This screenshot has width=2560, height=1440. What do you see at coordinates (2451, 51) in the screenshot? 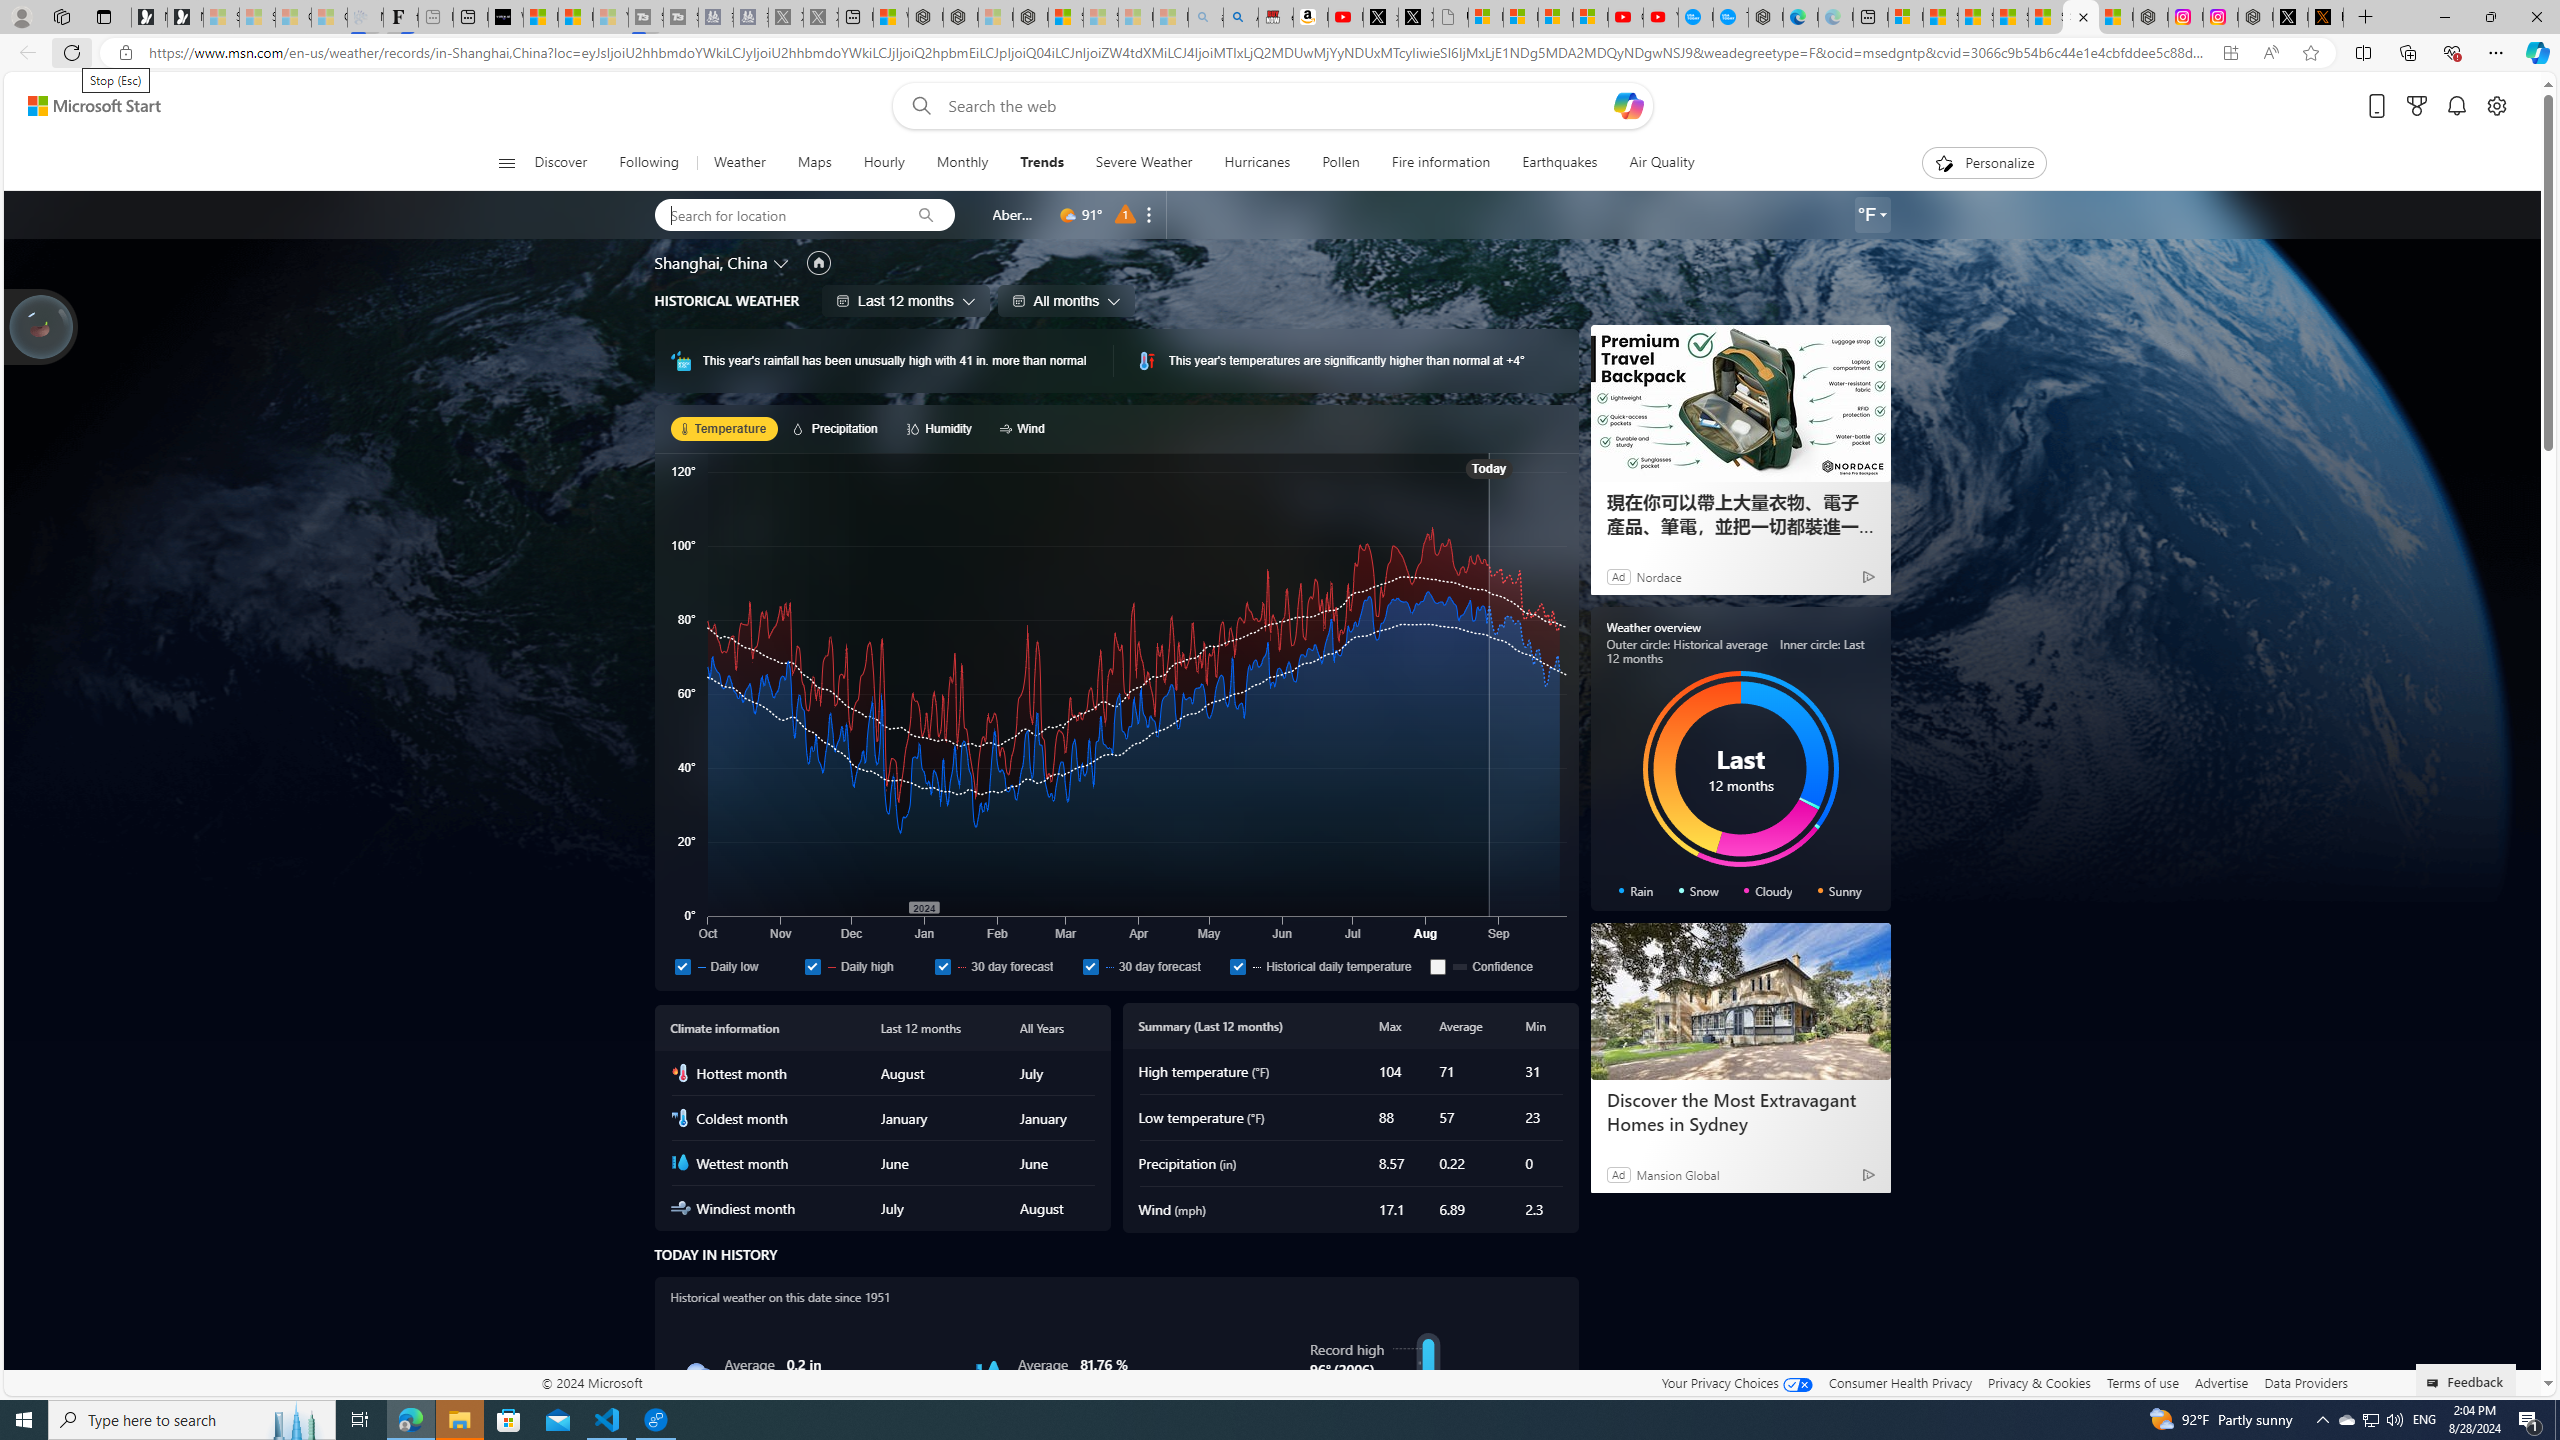
I see `'Browser essentials'` at bounding box center [2451, 51].